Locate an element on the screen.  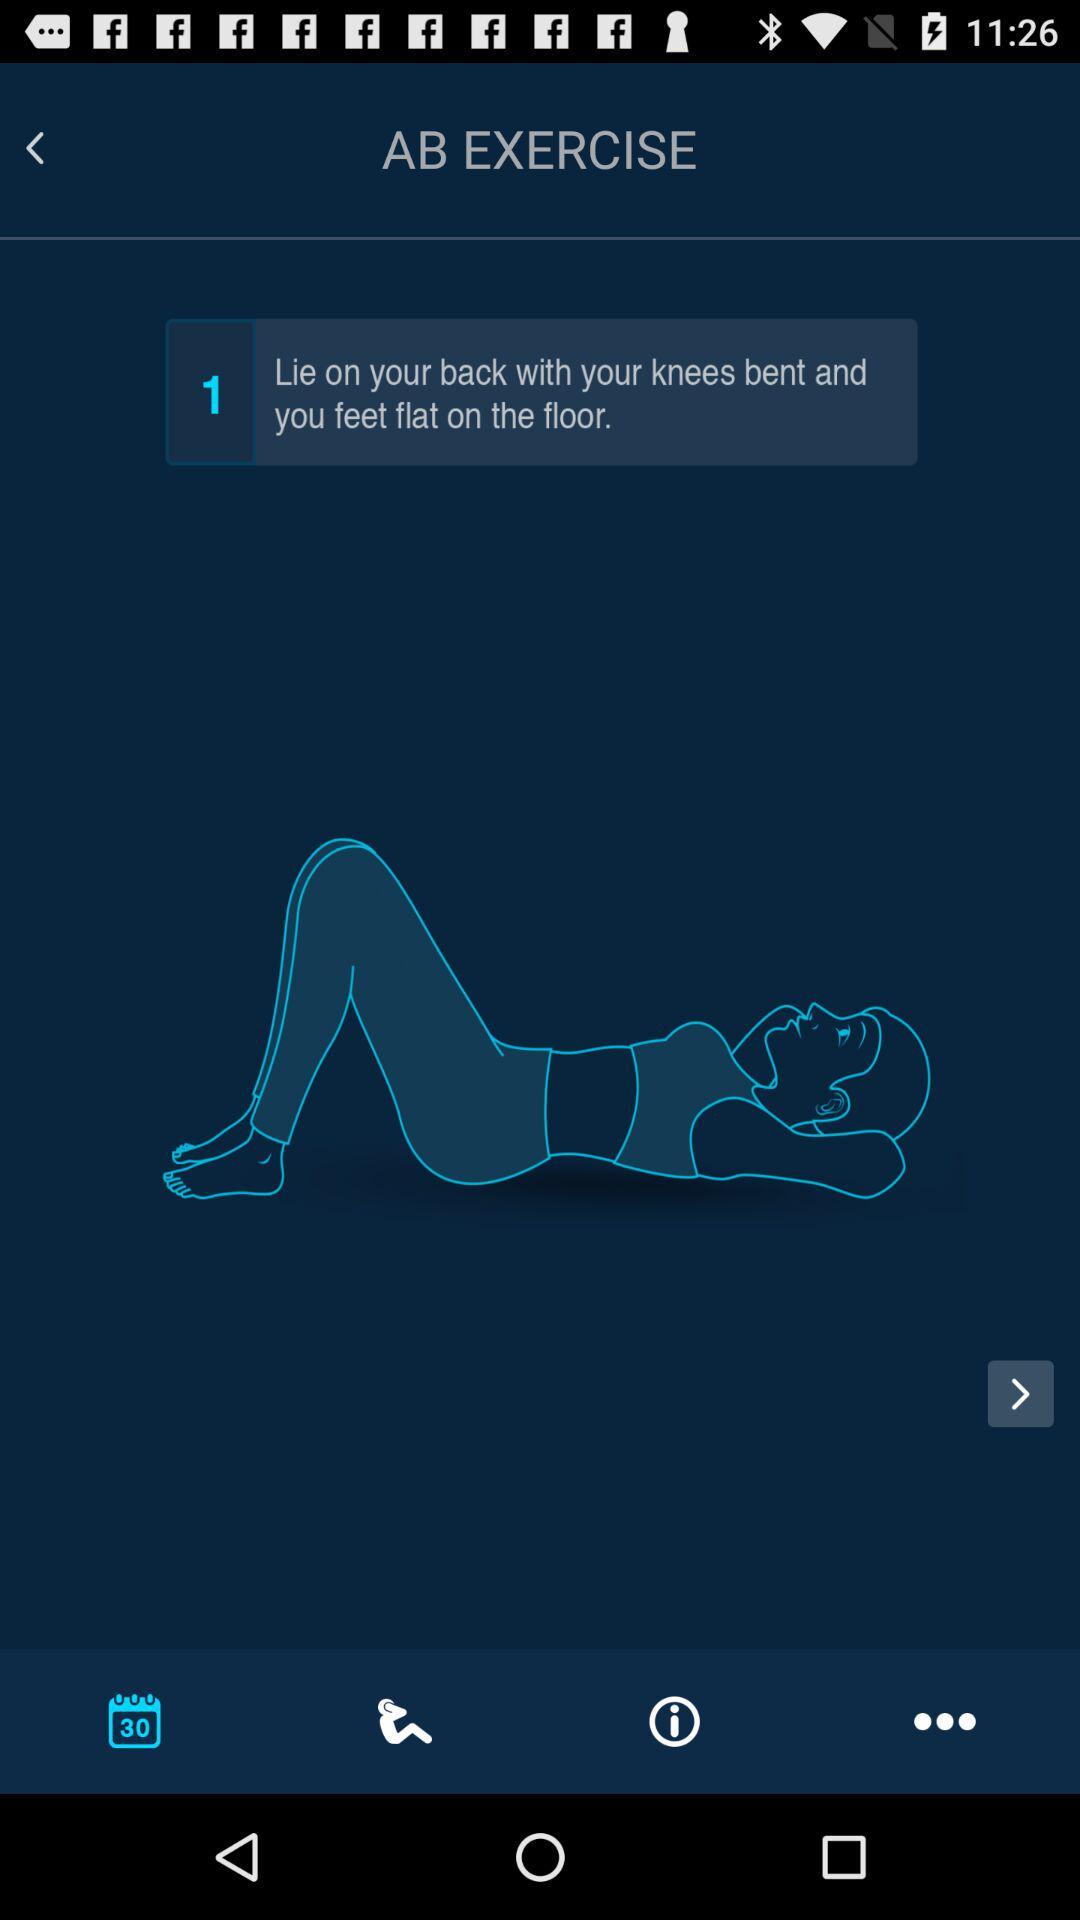
previous is located at coordinates (51, 1411).